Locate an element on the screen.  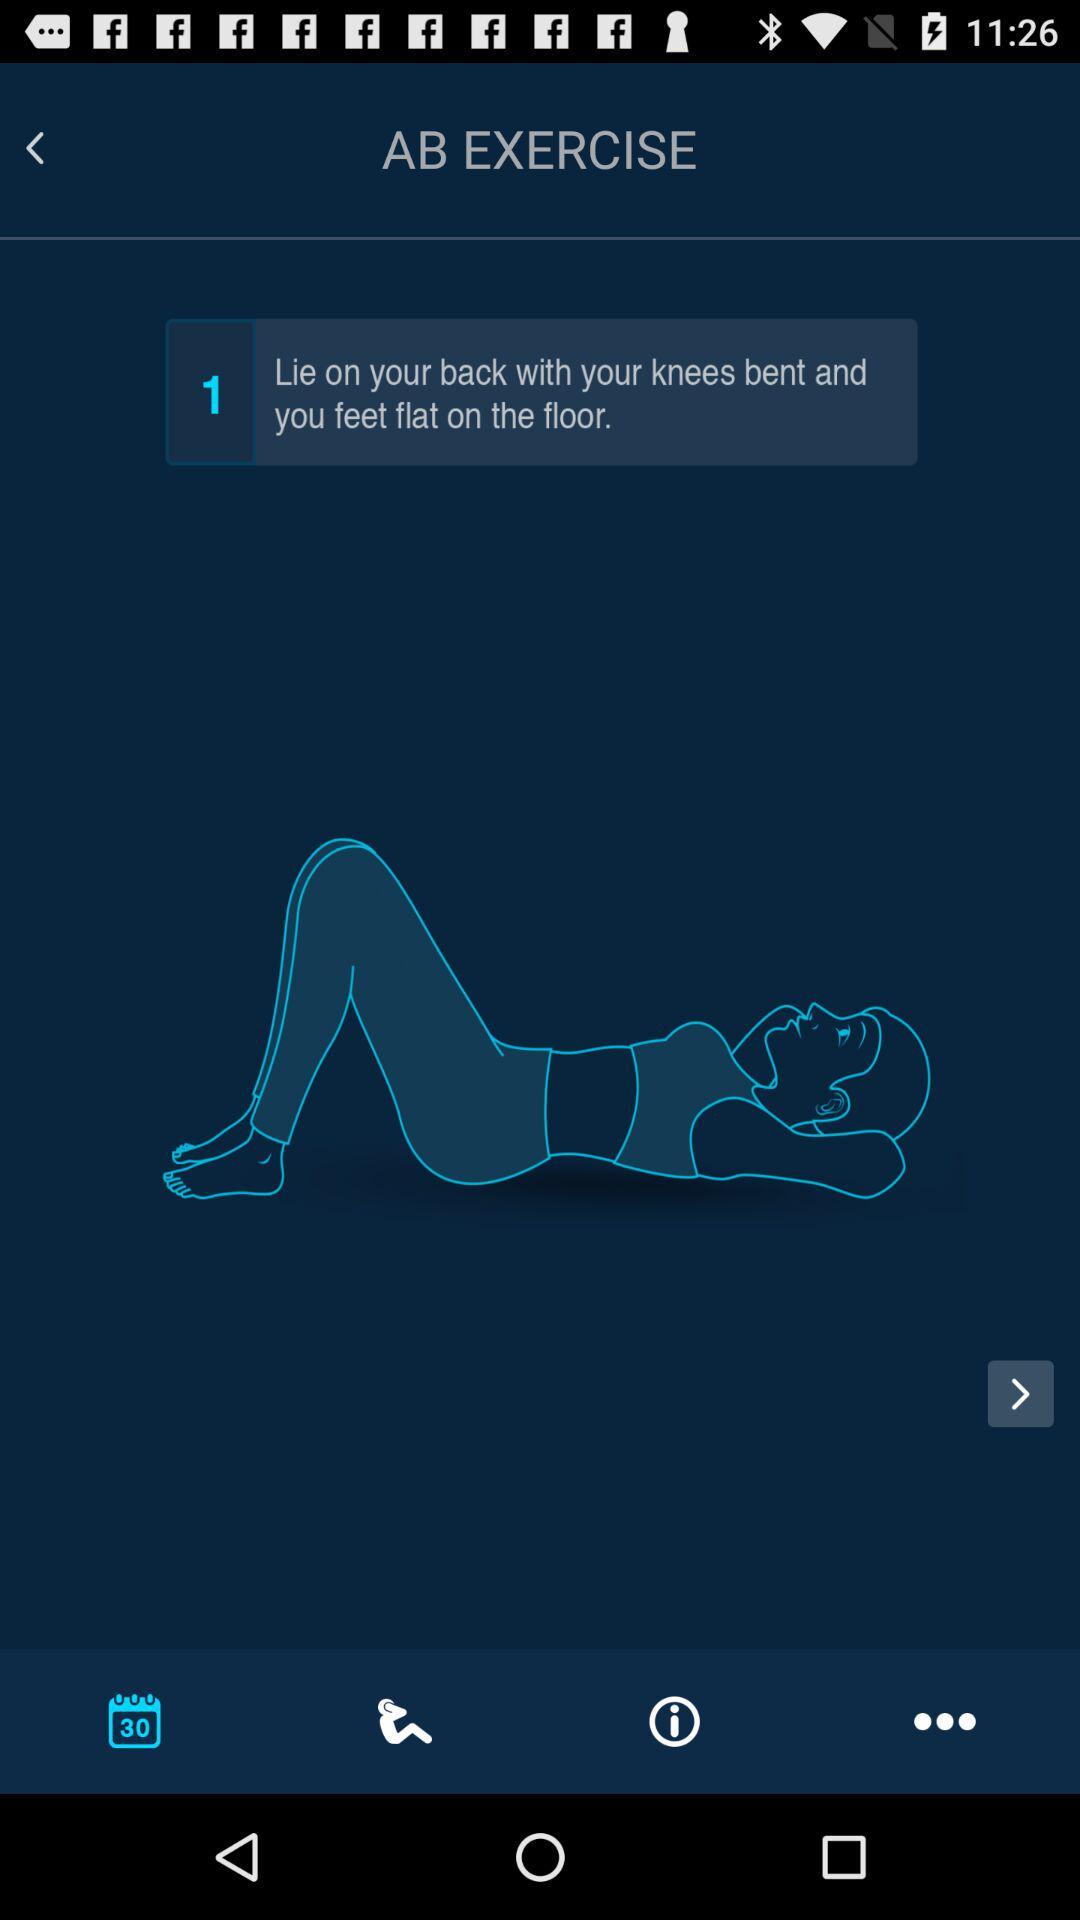
previous is located at coordinates (51, 1411).